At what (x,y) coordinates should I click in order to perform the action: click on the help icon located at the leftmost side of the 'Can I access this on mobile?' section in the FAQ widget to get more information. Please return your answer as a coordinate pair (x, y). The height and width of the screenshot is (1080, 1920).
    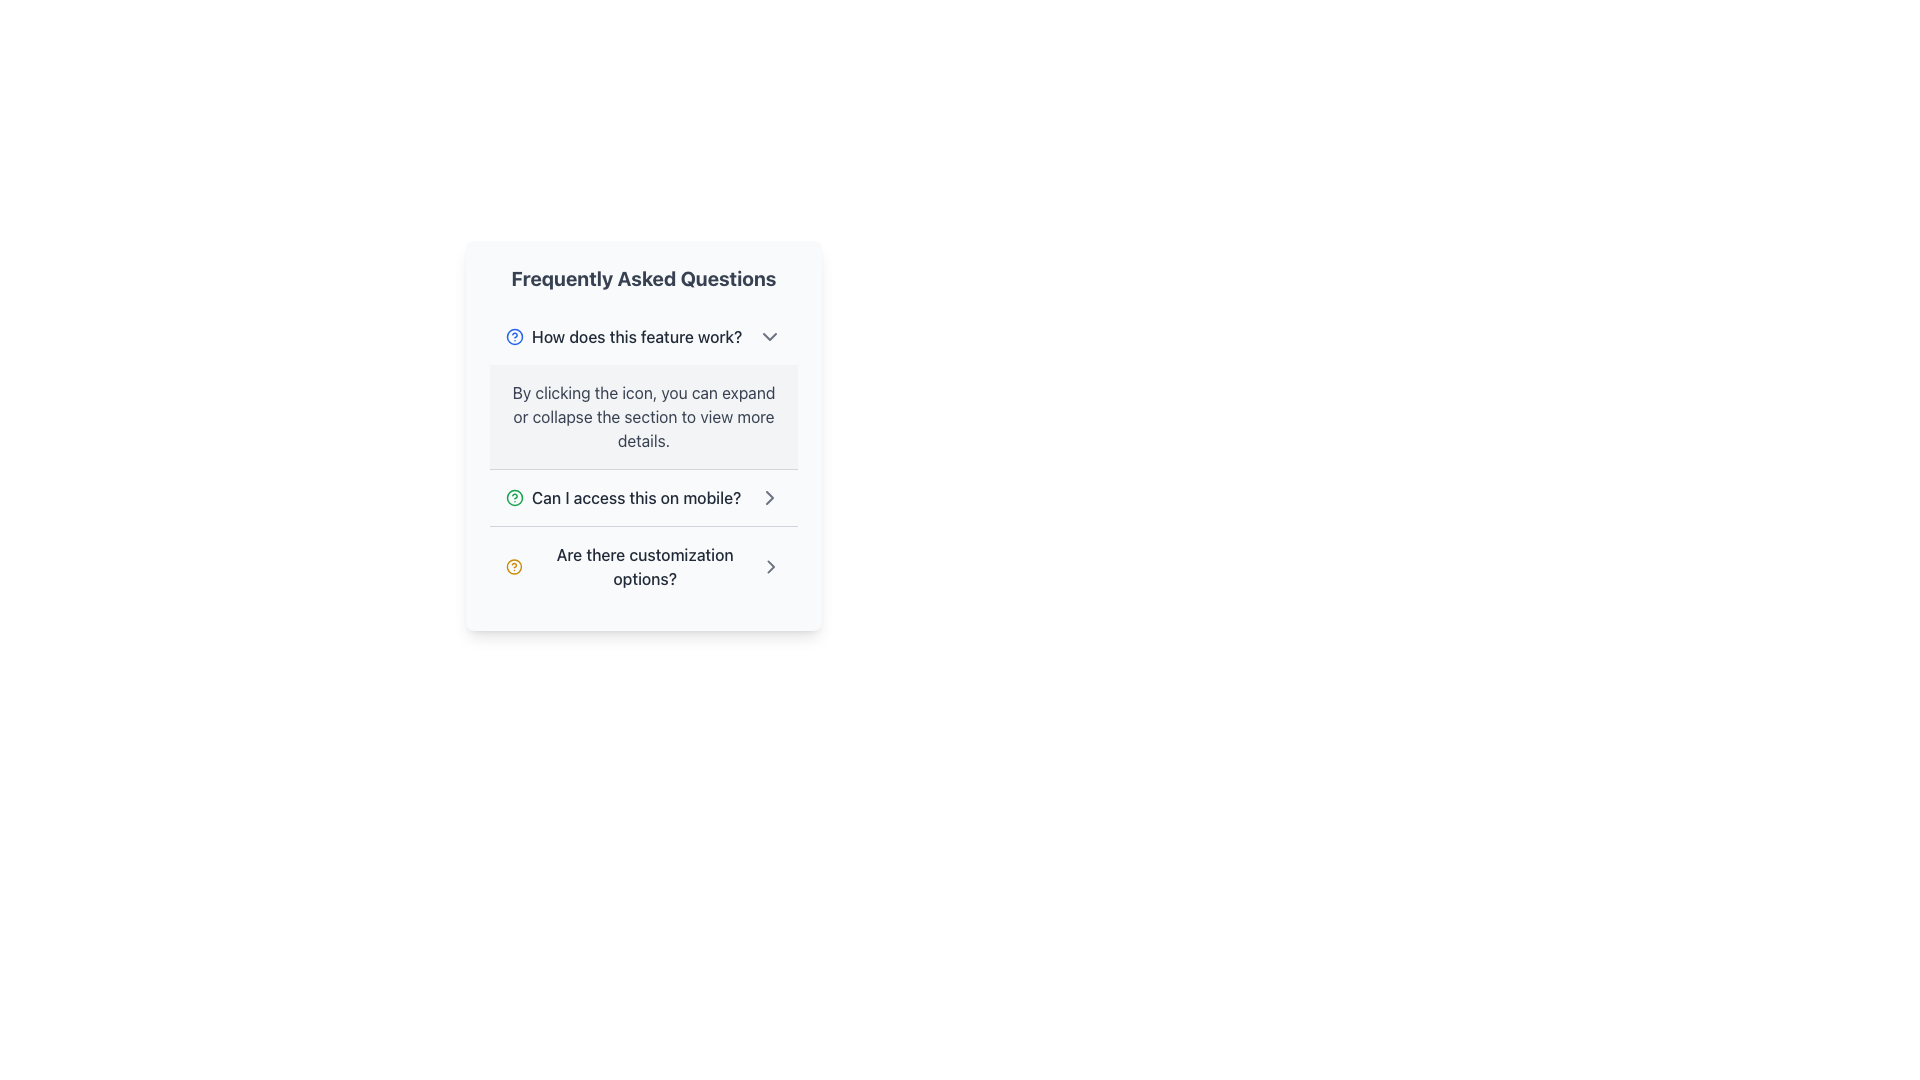
    Looking at the image, I should click on (514, 496).